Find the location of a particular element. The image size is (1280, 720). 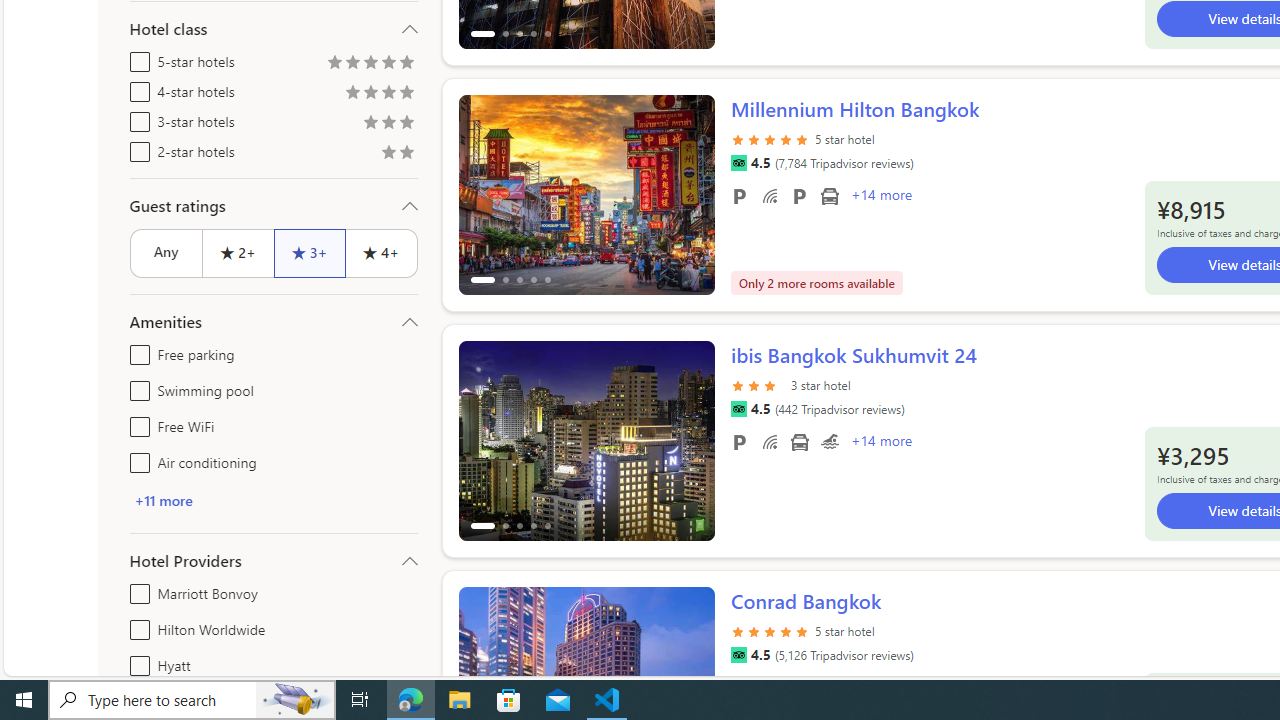

'Hyatt' is located at coordinates (135, 662).